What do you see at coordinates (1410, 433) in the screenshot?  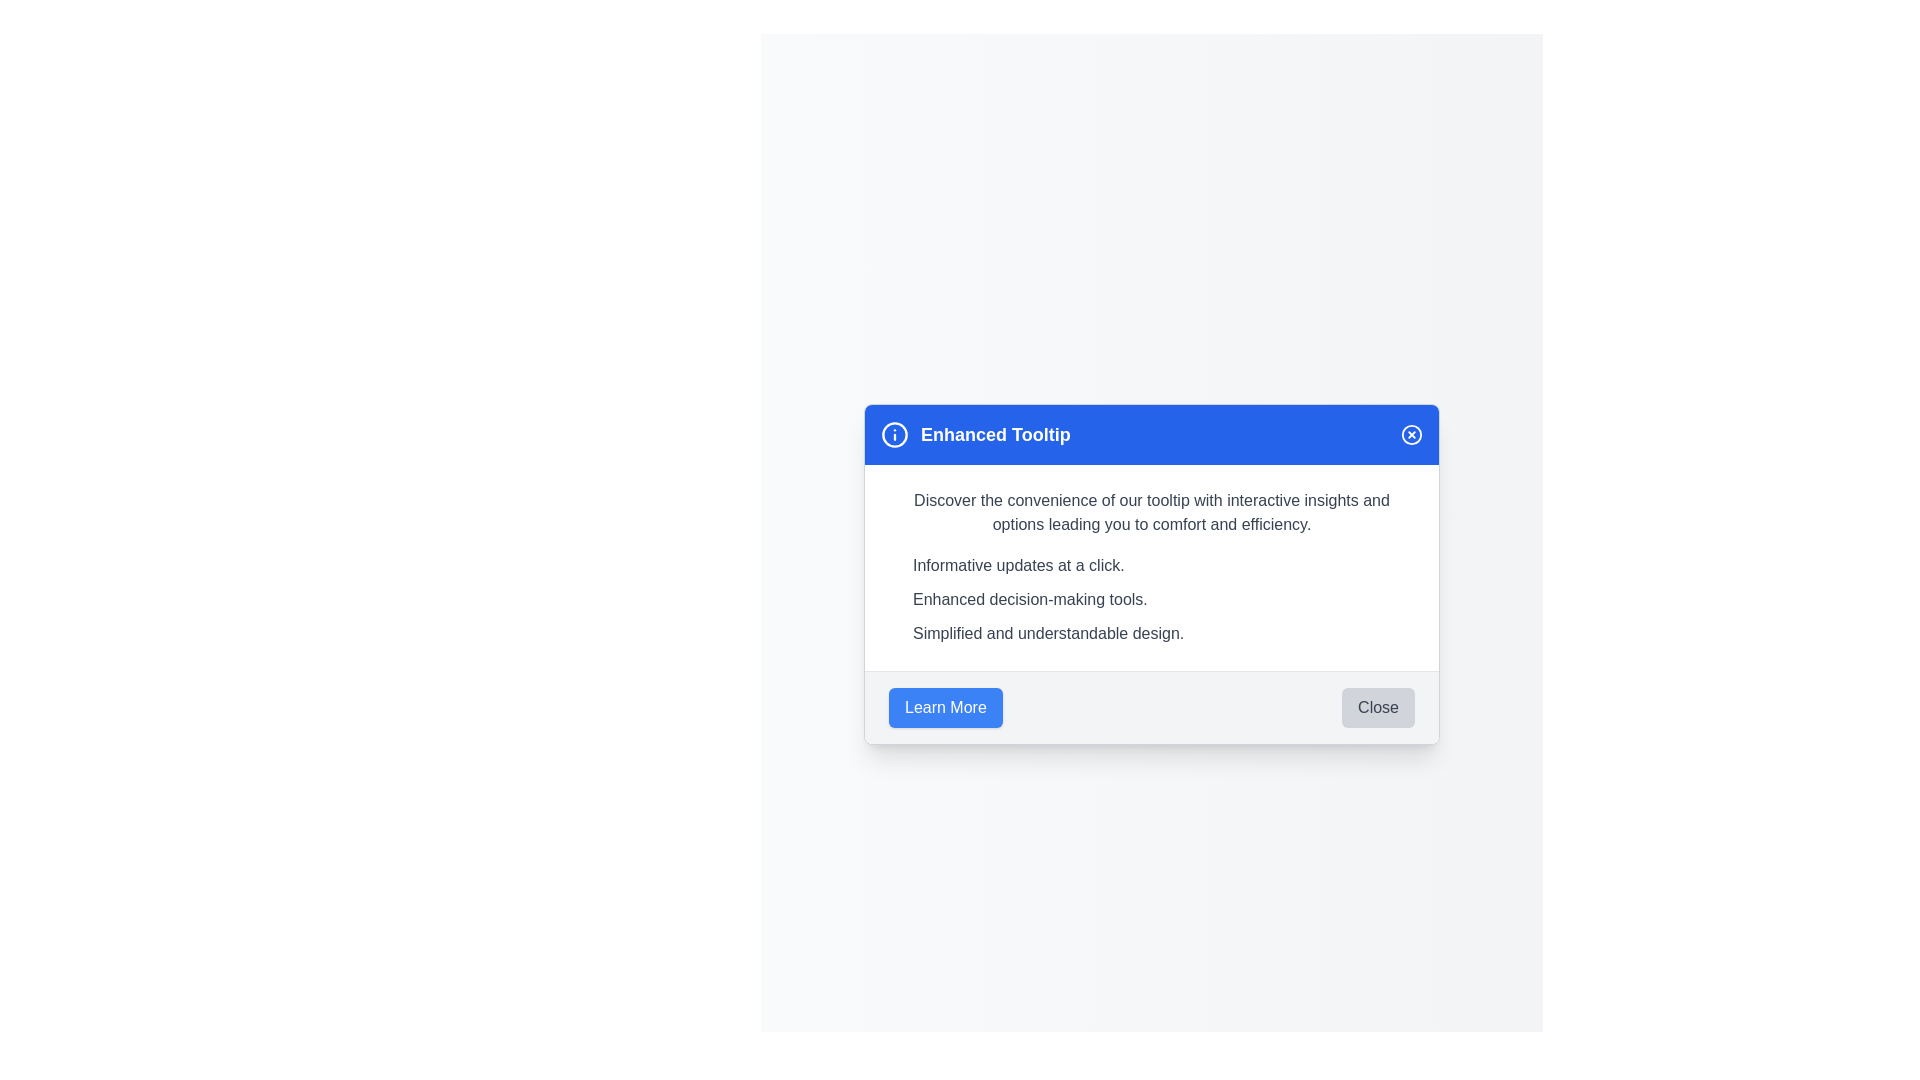 I see `the circular button with a white cross 'X' in the center, located in the top-right corner of the blue bar on the tooltip` at bounding box center [1410, 433].